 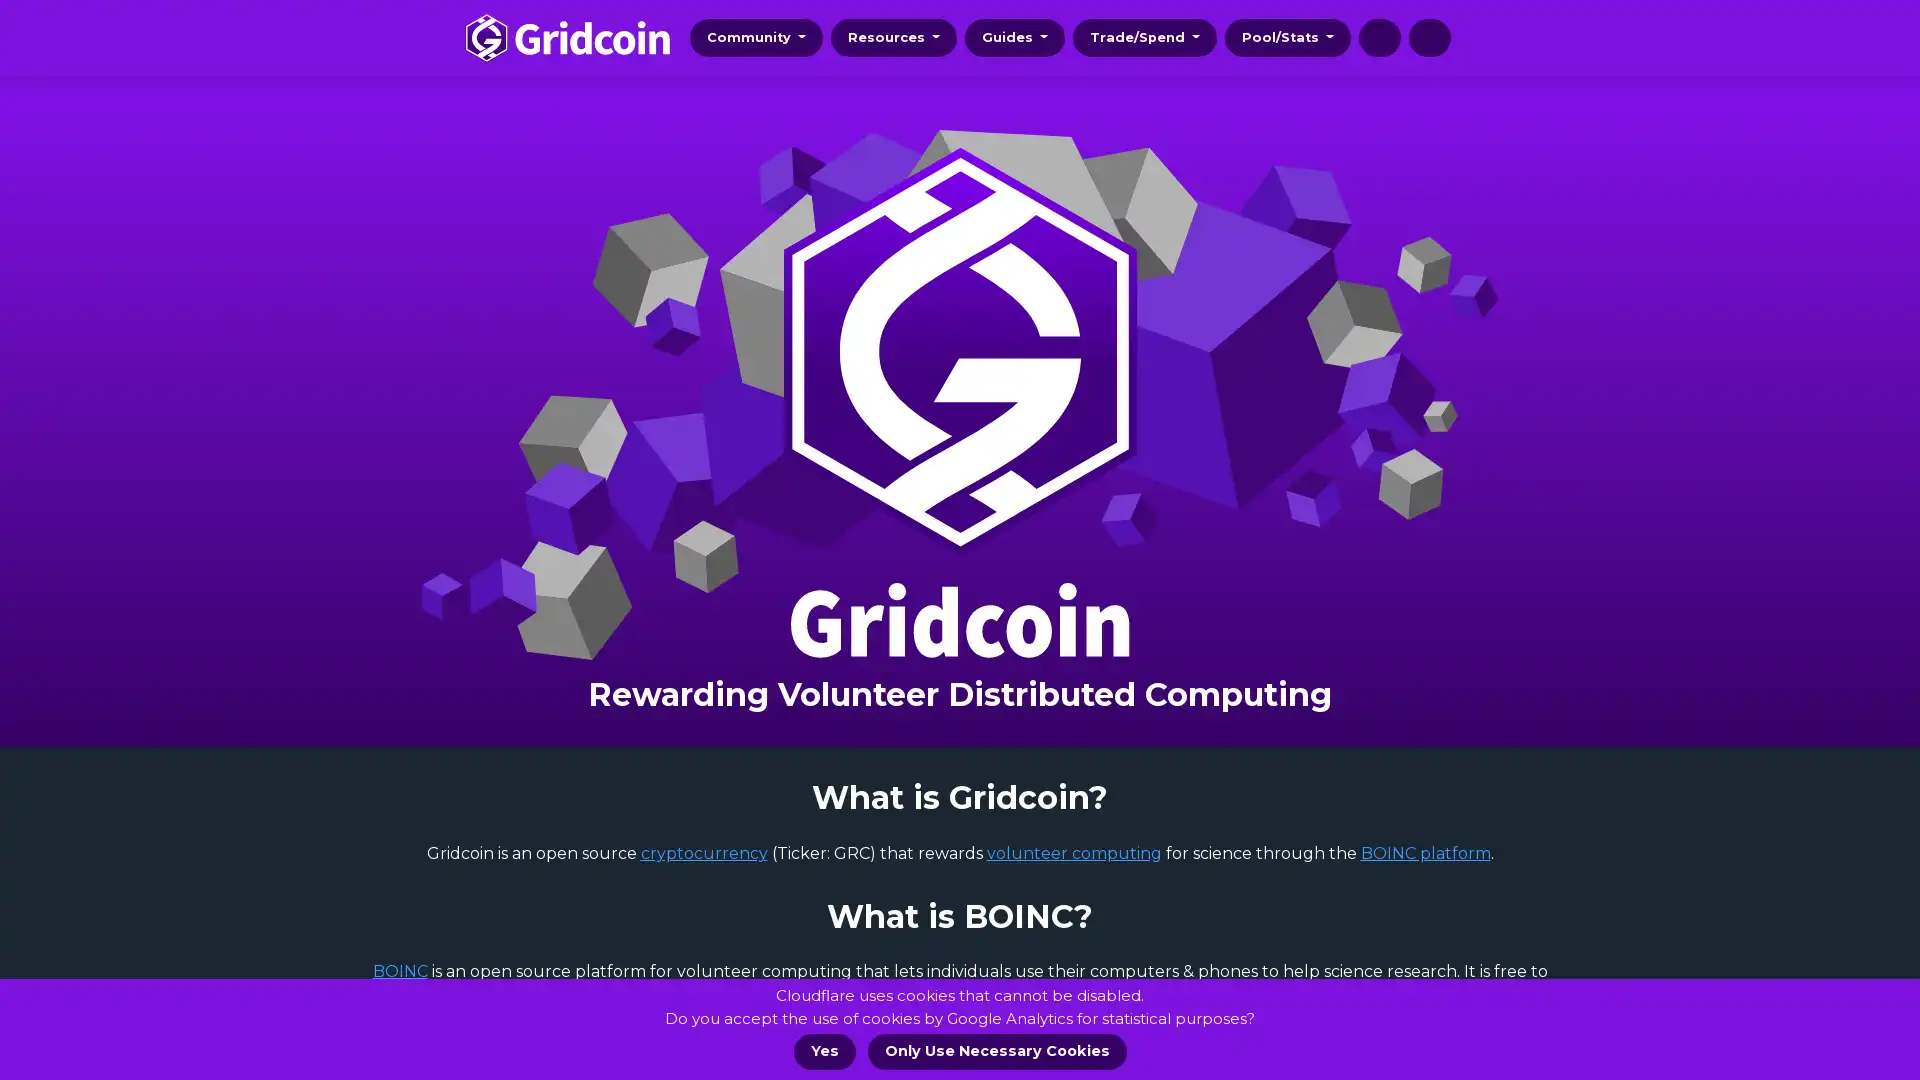 I want to click on Yes, so click(x=824, y=1051).